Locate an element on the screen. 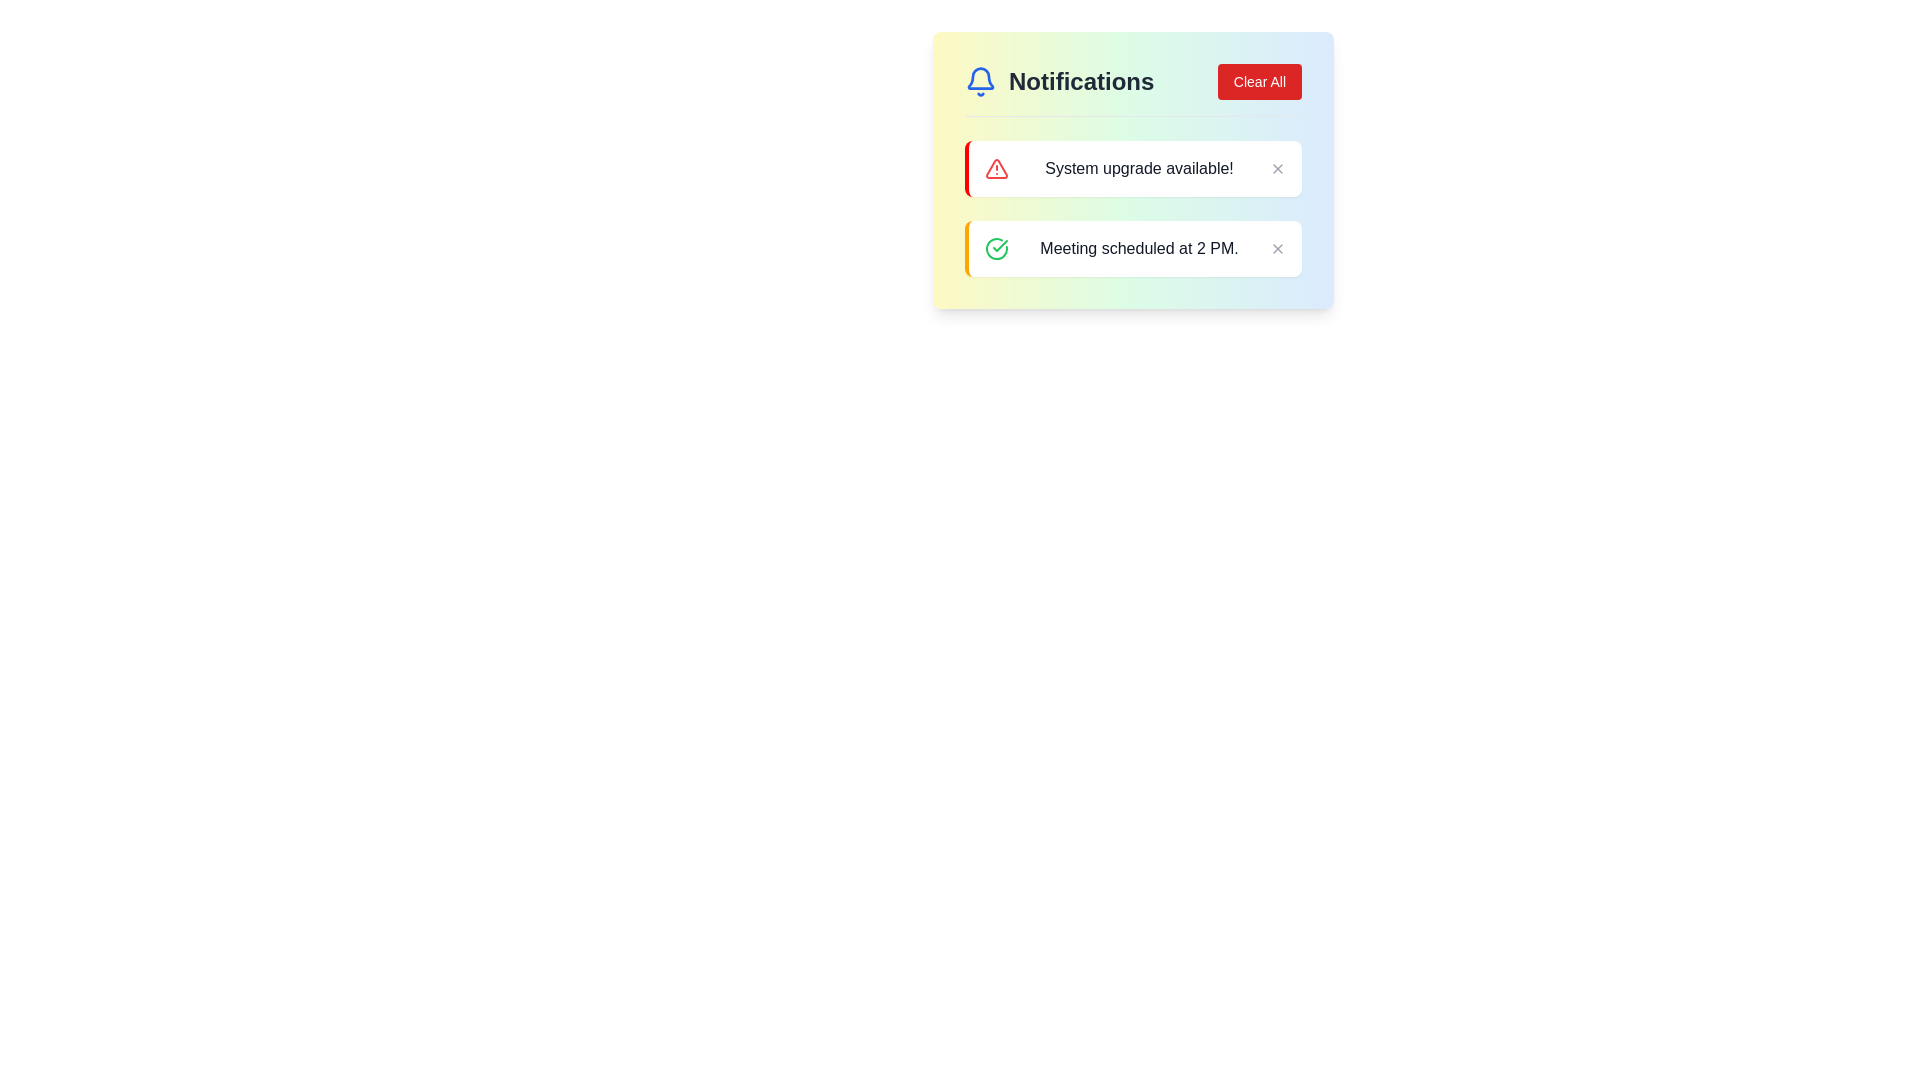 The height and width of the screenshot is (1080, 1920). the warning icon within the notification card titled 'System upgrade available!', positioned towards the left side near the text of the notification is located at coordinates (997, 168).